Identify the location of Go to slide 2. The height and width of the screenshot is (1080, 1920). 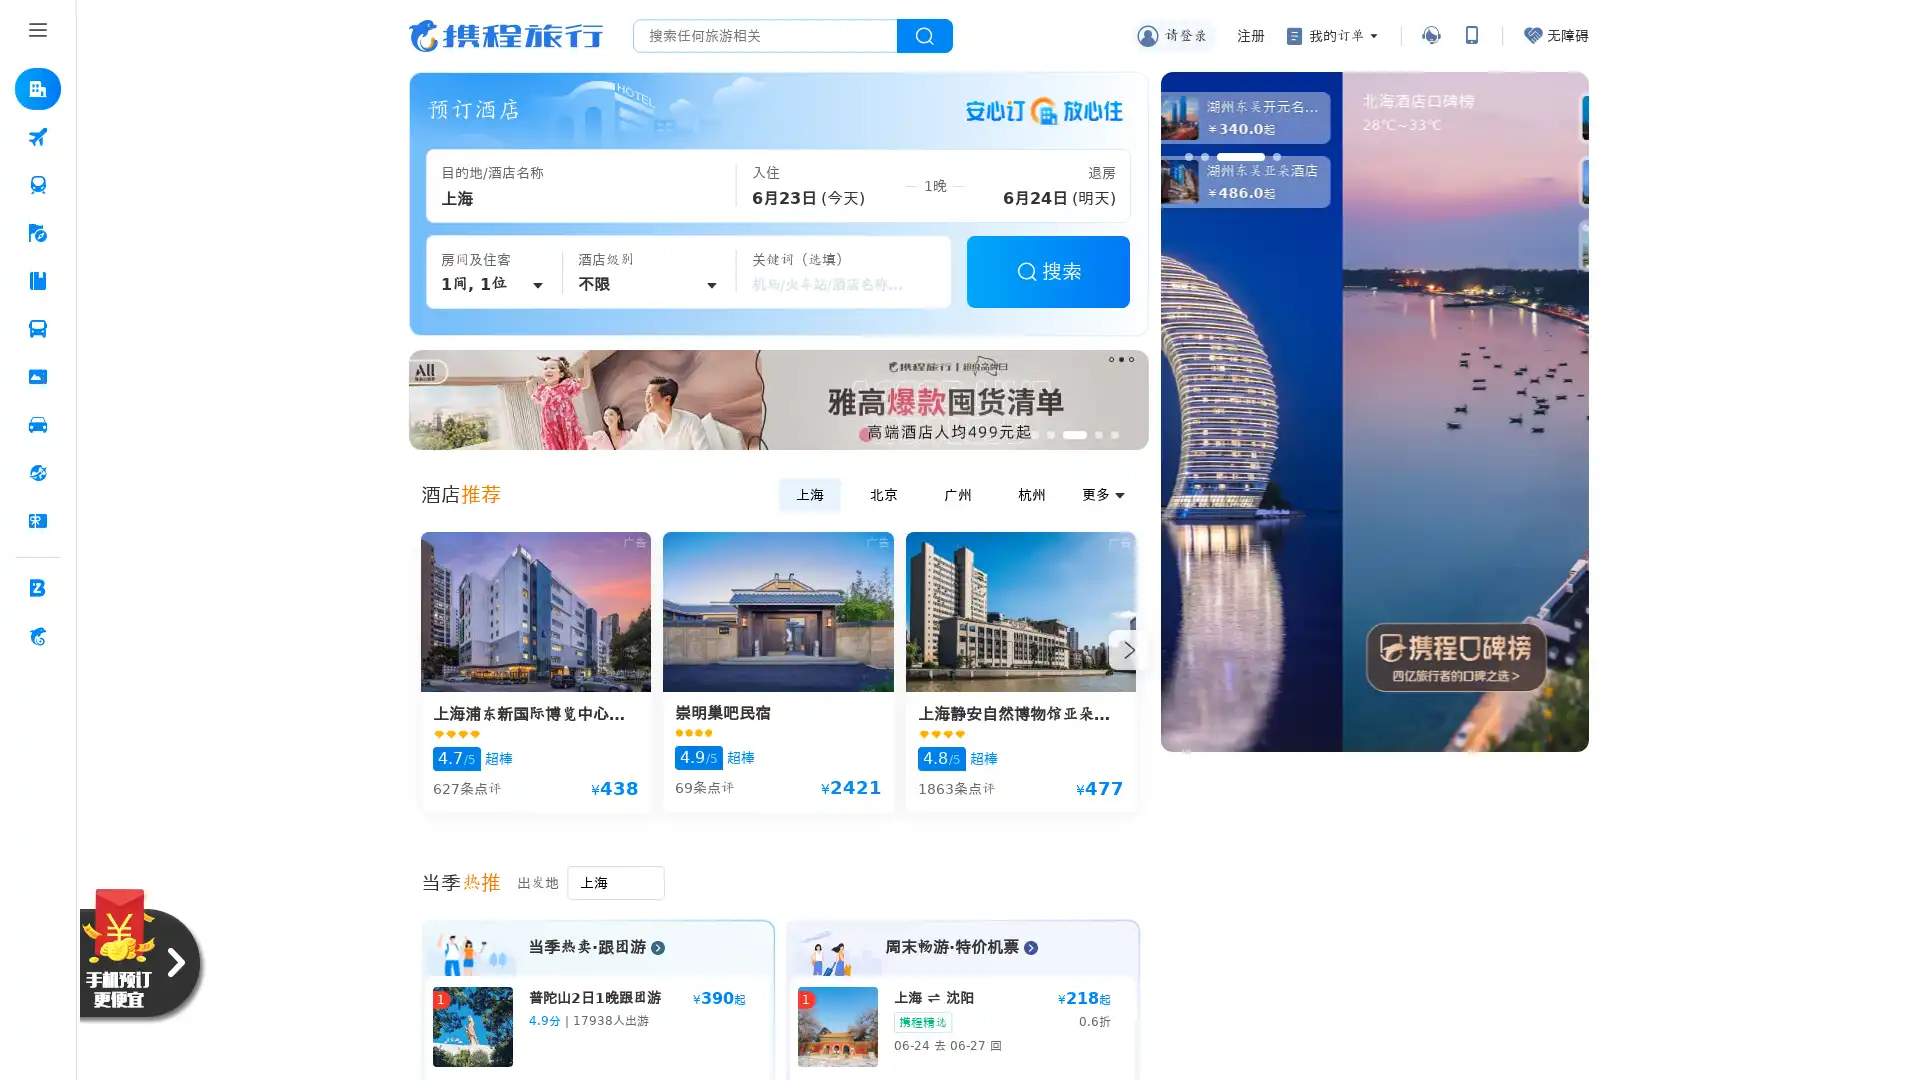
(1049, 434).